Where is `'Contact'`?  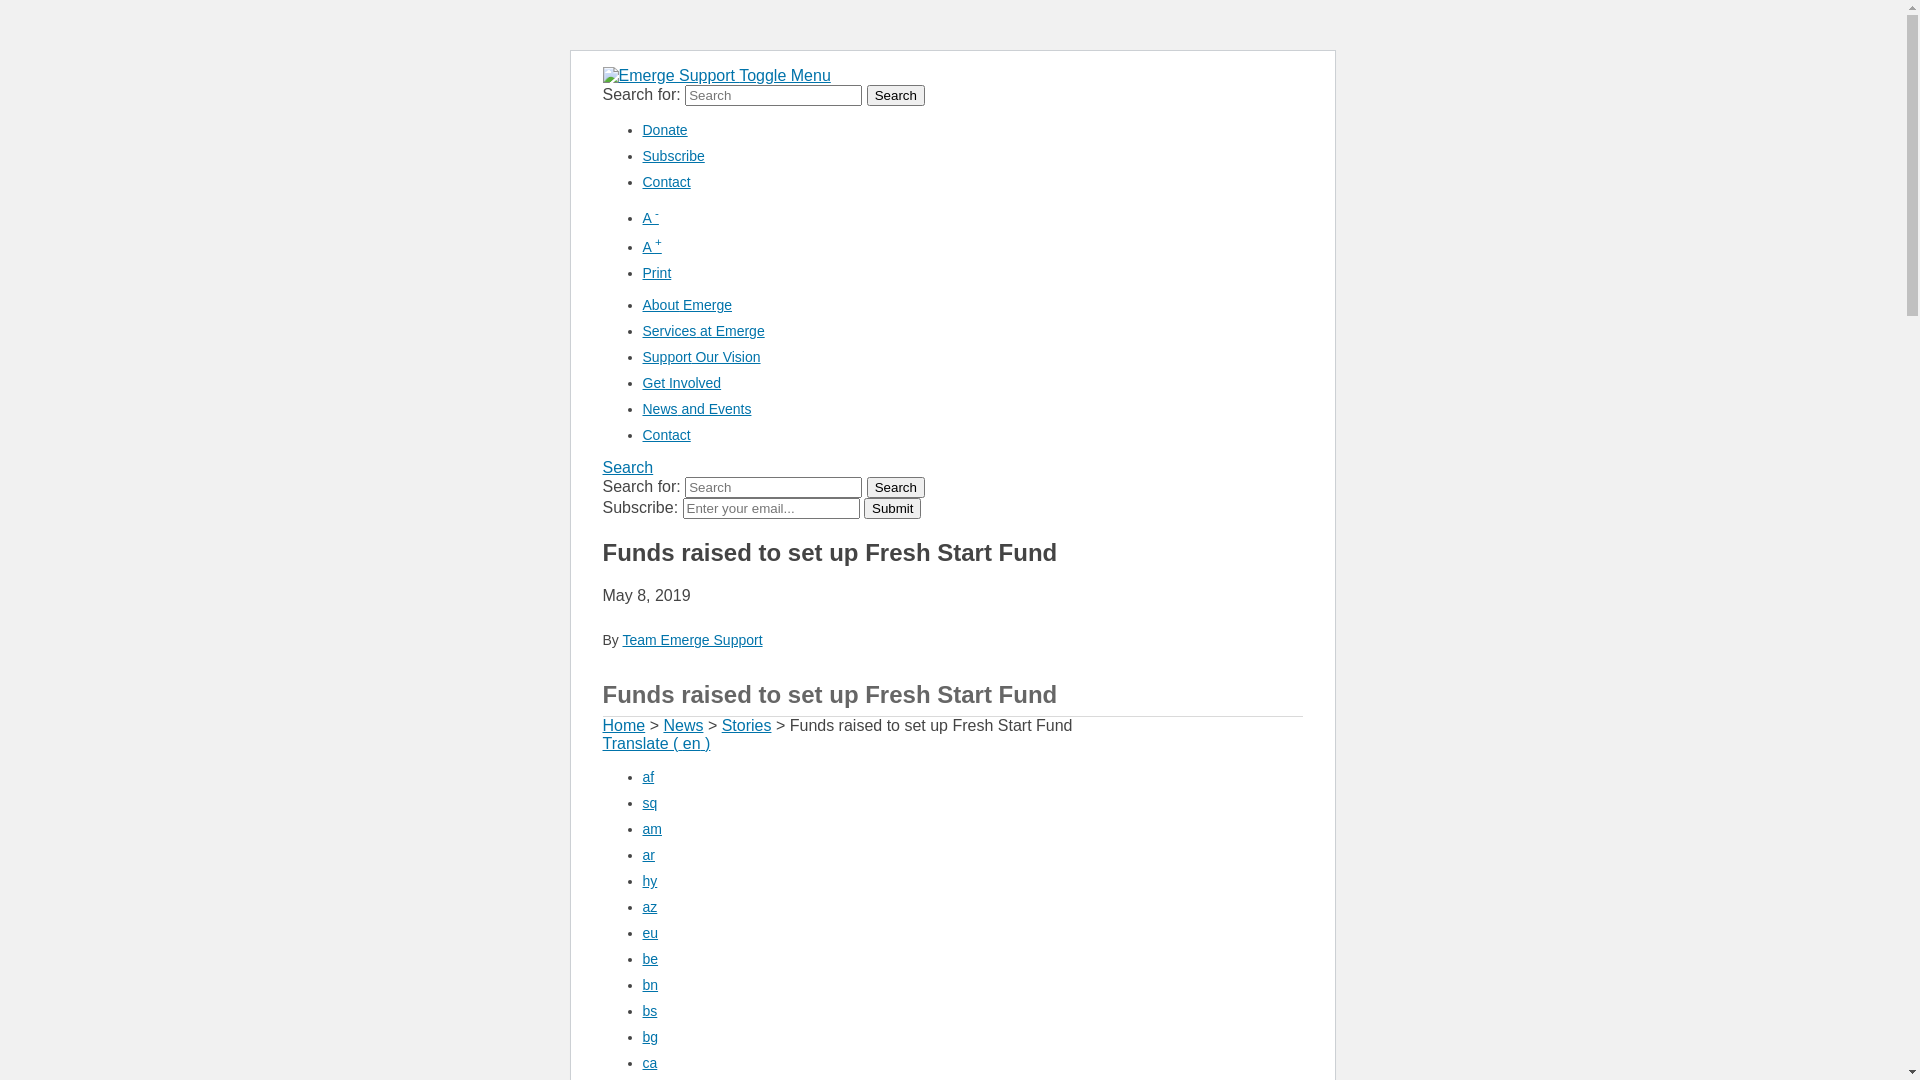
'Contact' is located at coordinates (666, 181).